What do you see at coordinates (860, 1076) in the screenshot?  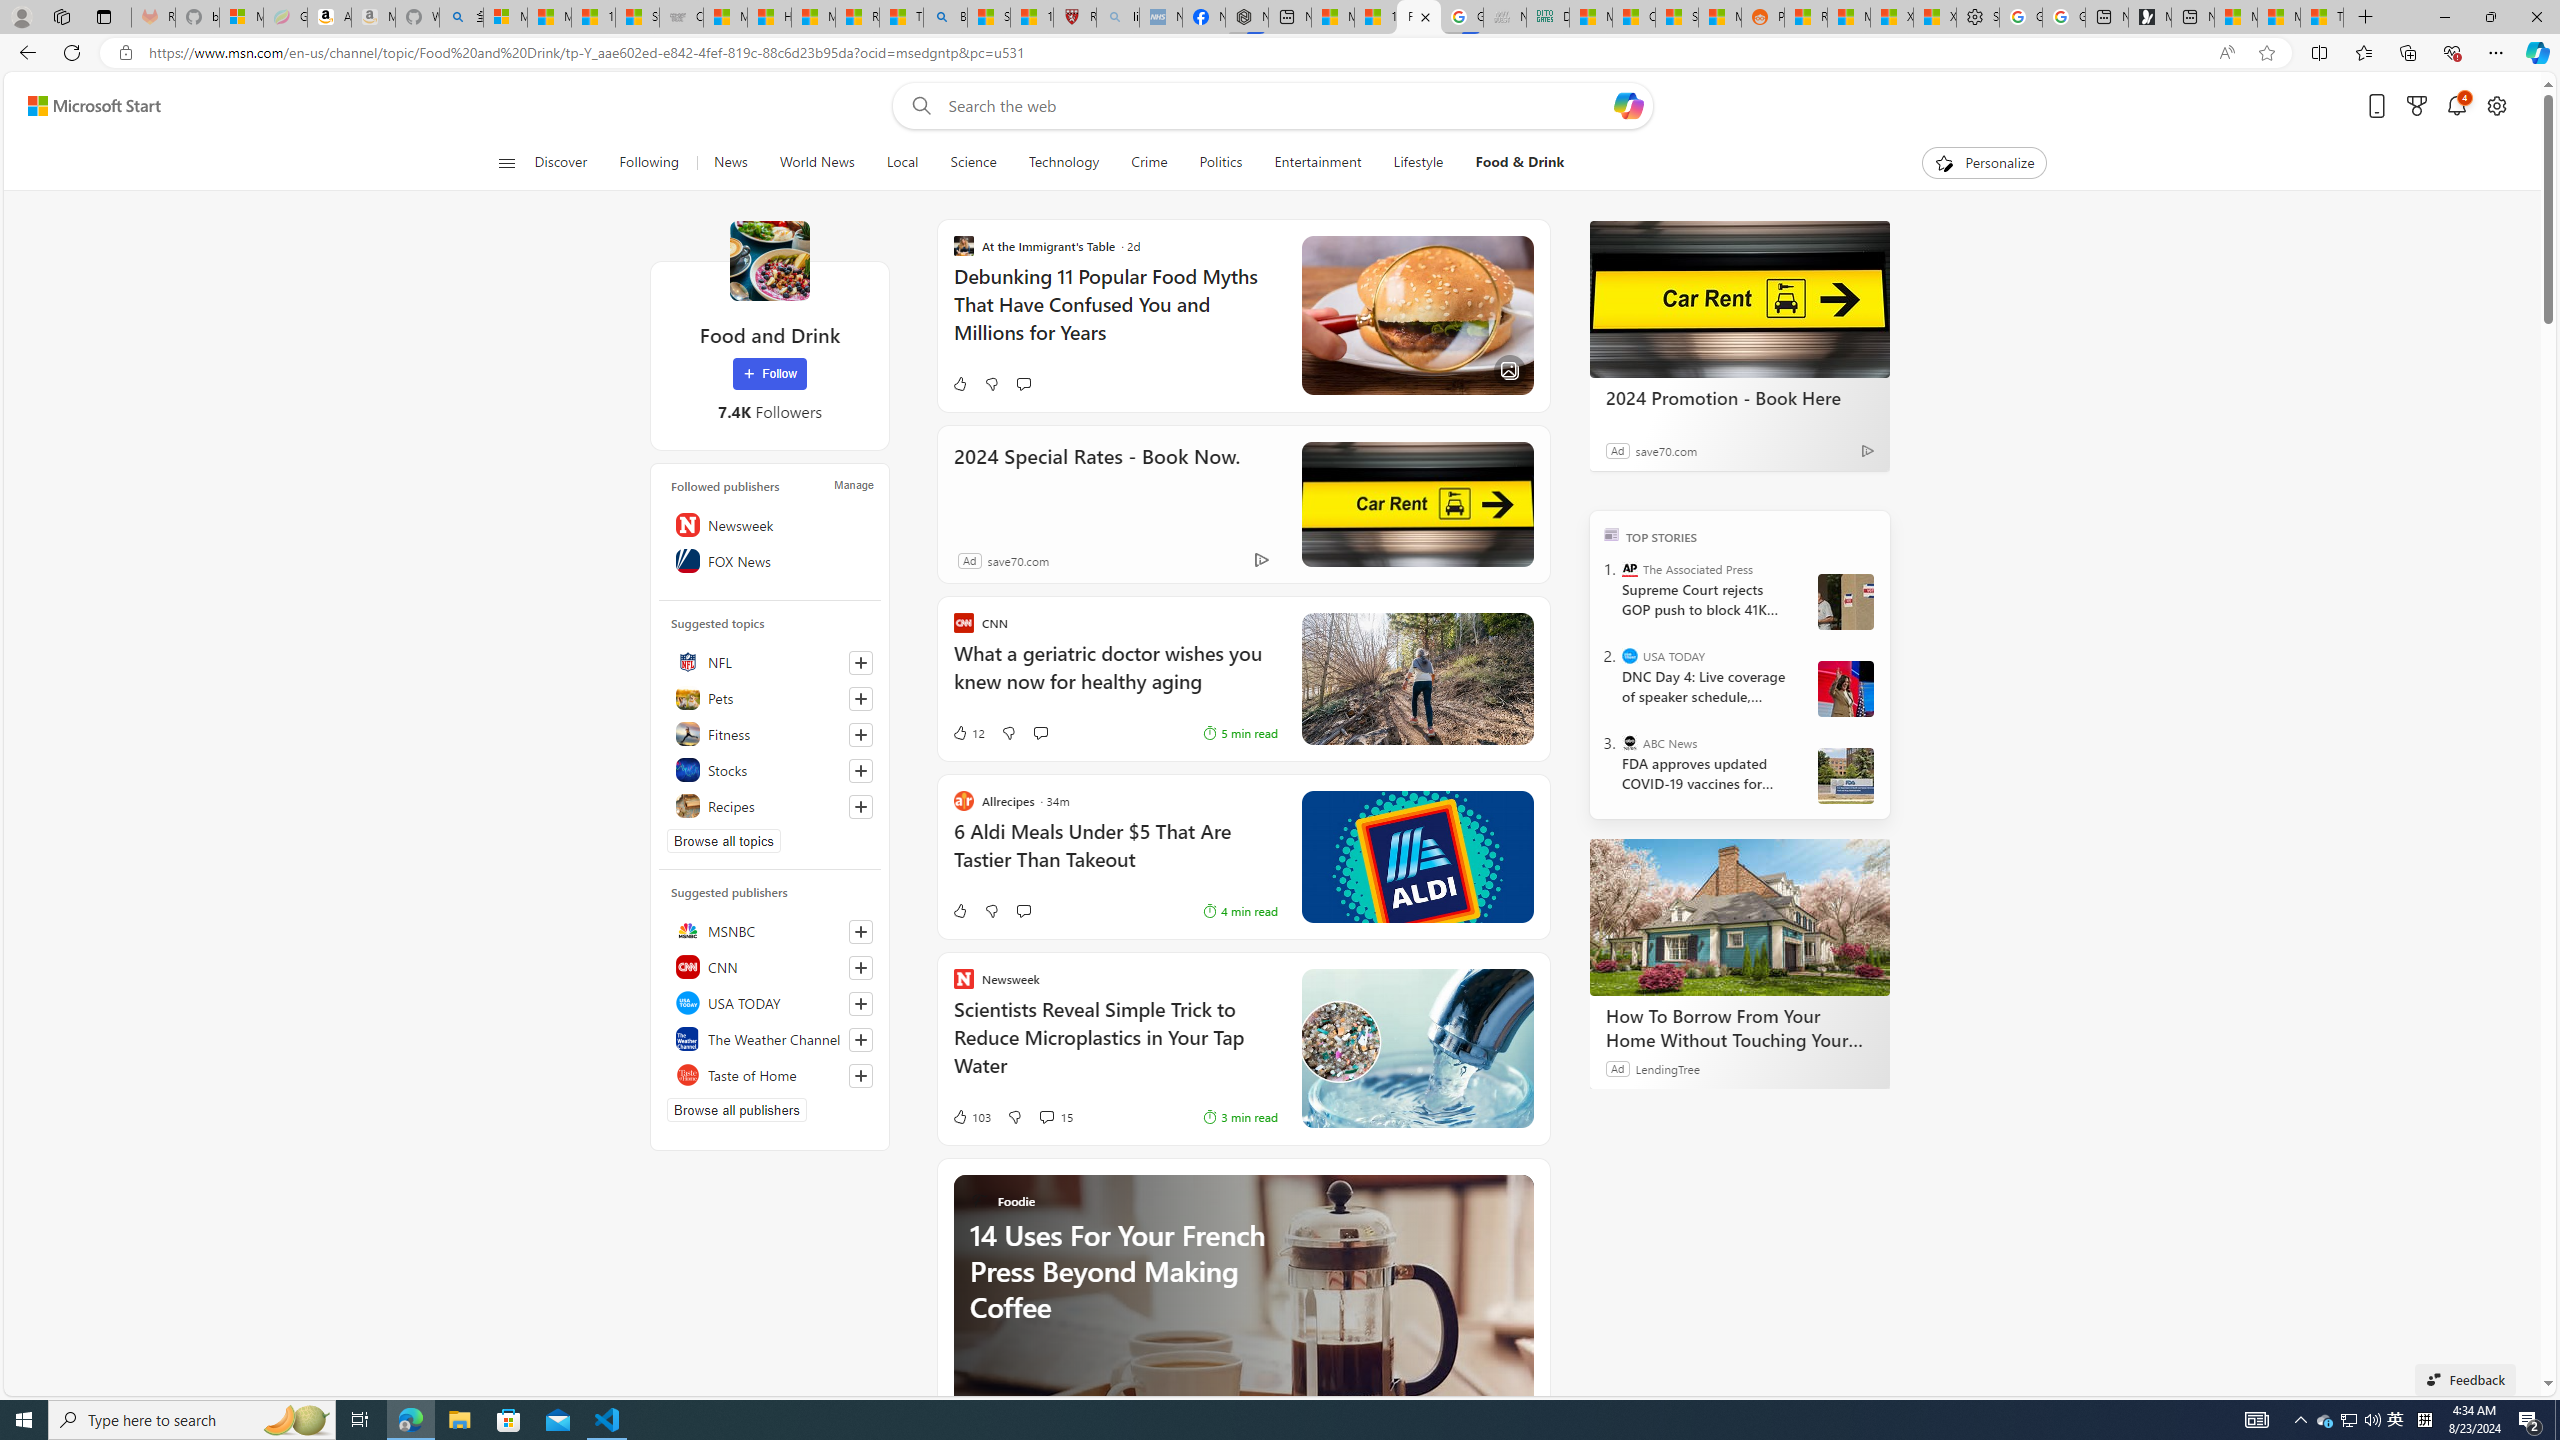 I see `'Follow this source'` at bounding box center [860, 1076].